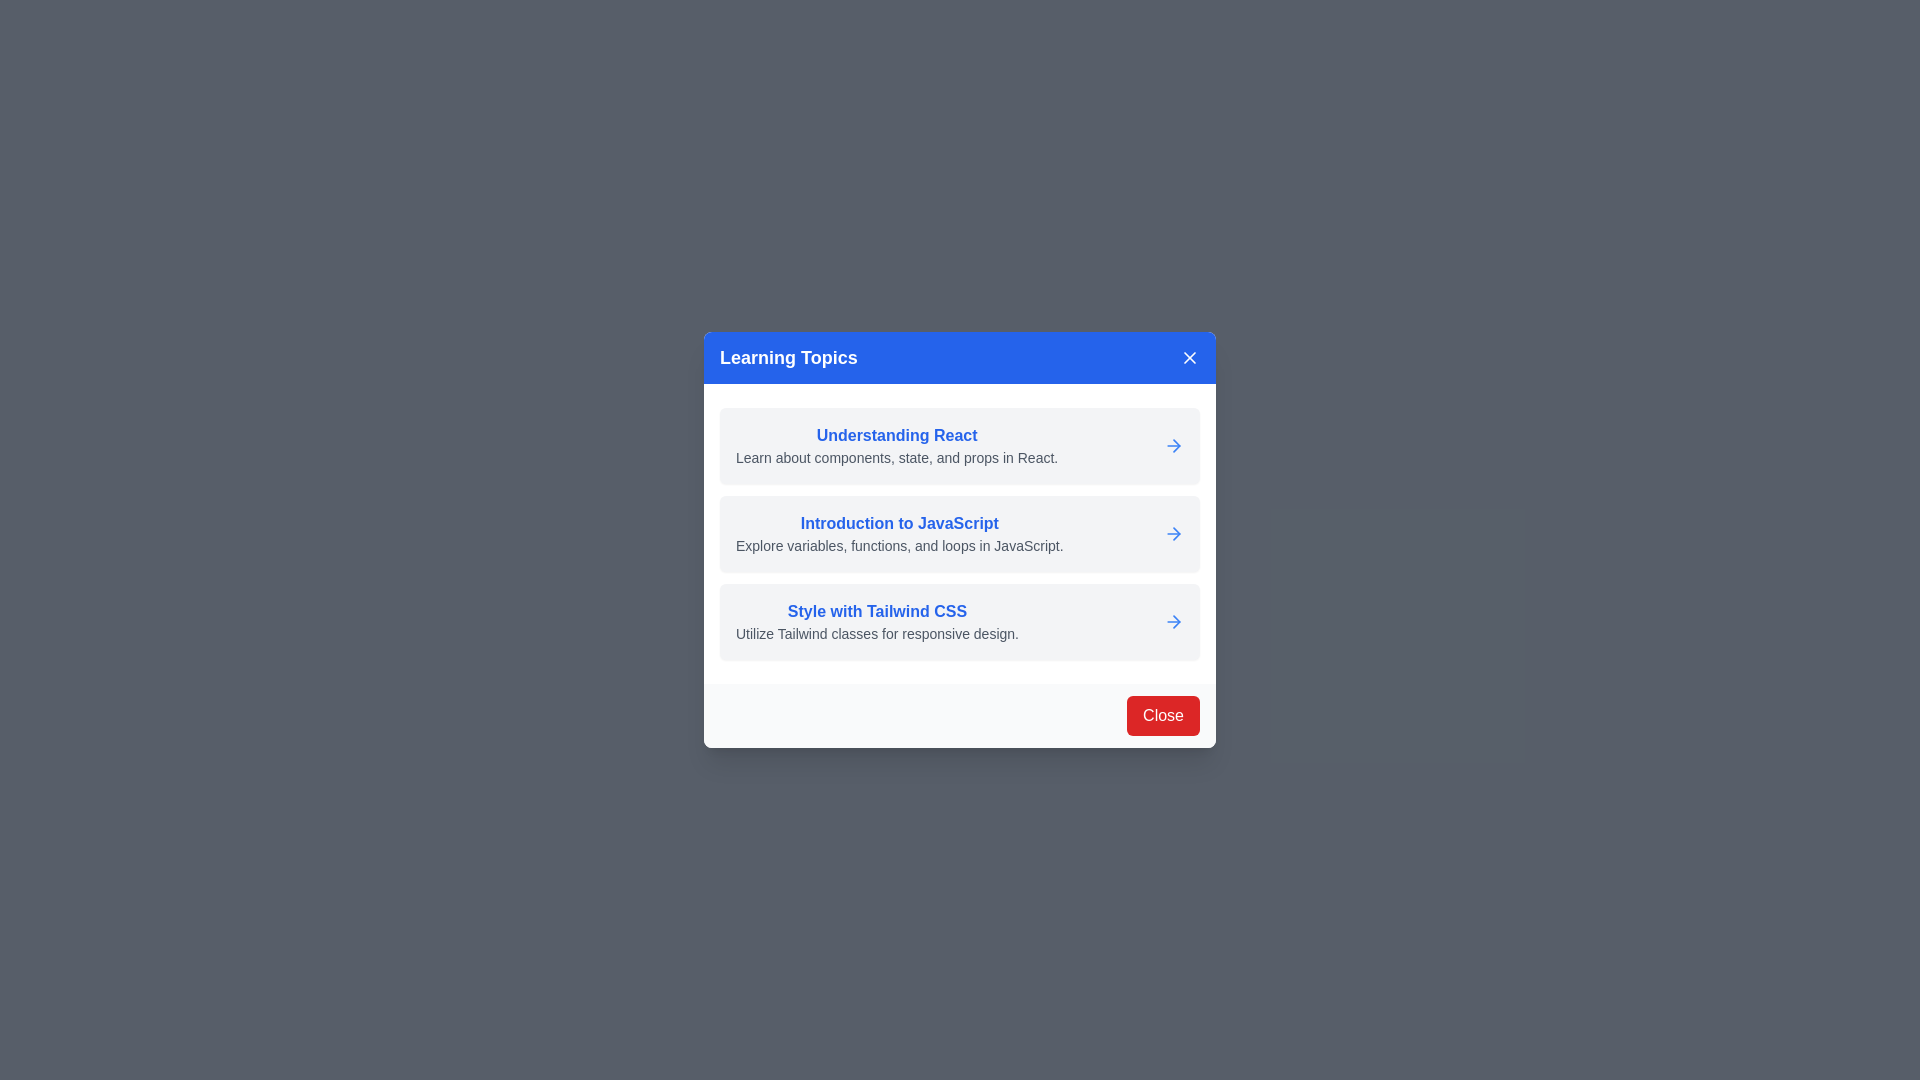 This screenshot has height=1080, width=1920. I want to click on the Text Label that serves as the title for the learning topic in the 'Learning Topics' modal, so click(896, 434).